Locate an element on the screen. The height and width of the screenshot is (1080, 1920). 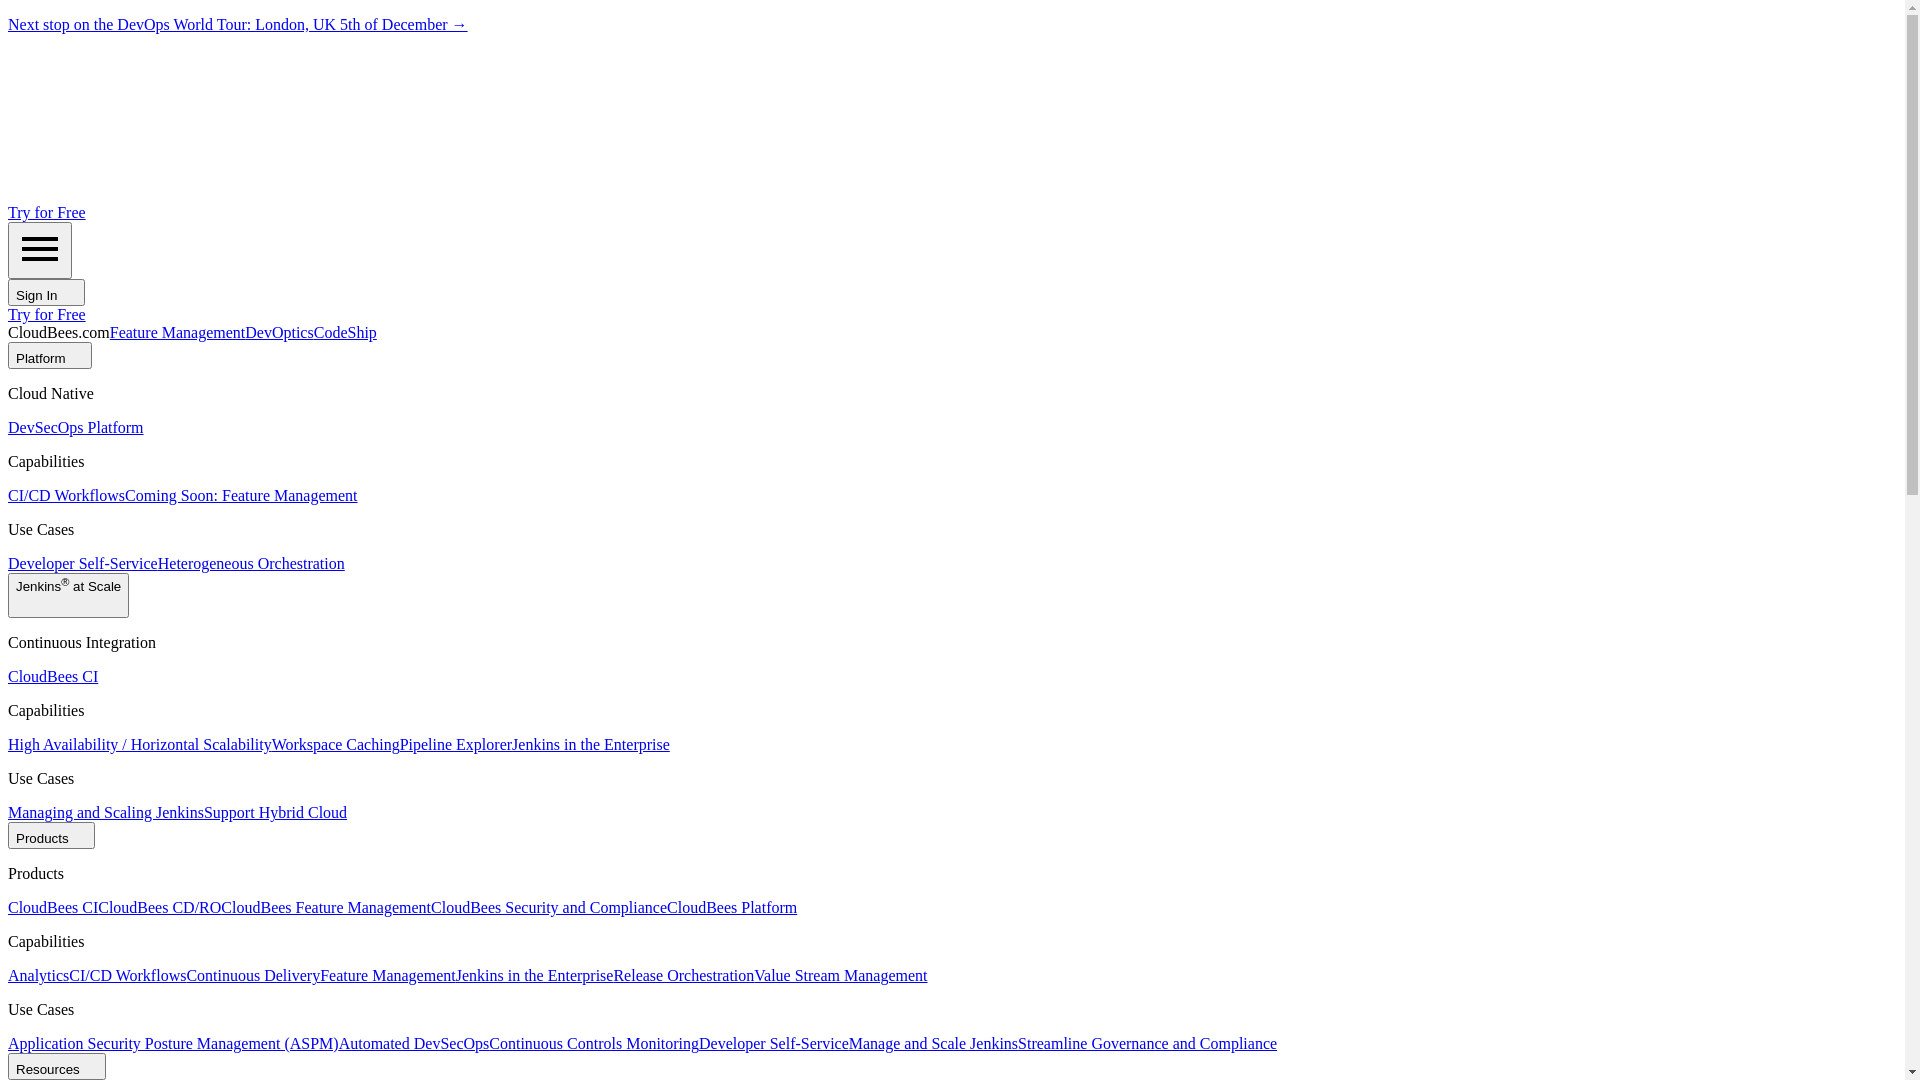
'Value Stream Management' is located at coordinates (840, 974).